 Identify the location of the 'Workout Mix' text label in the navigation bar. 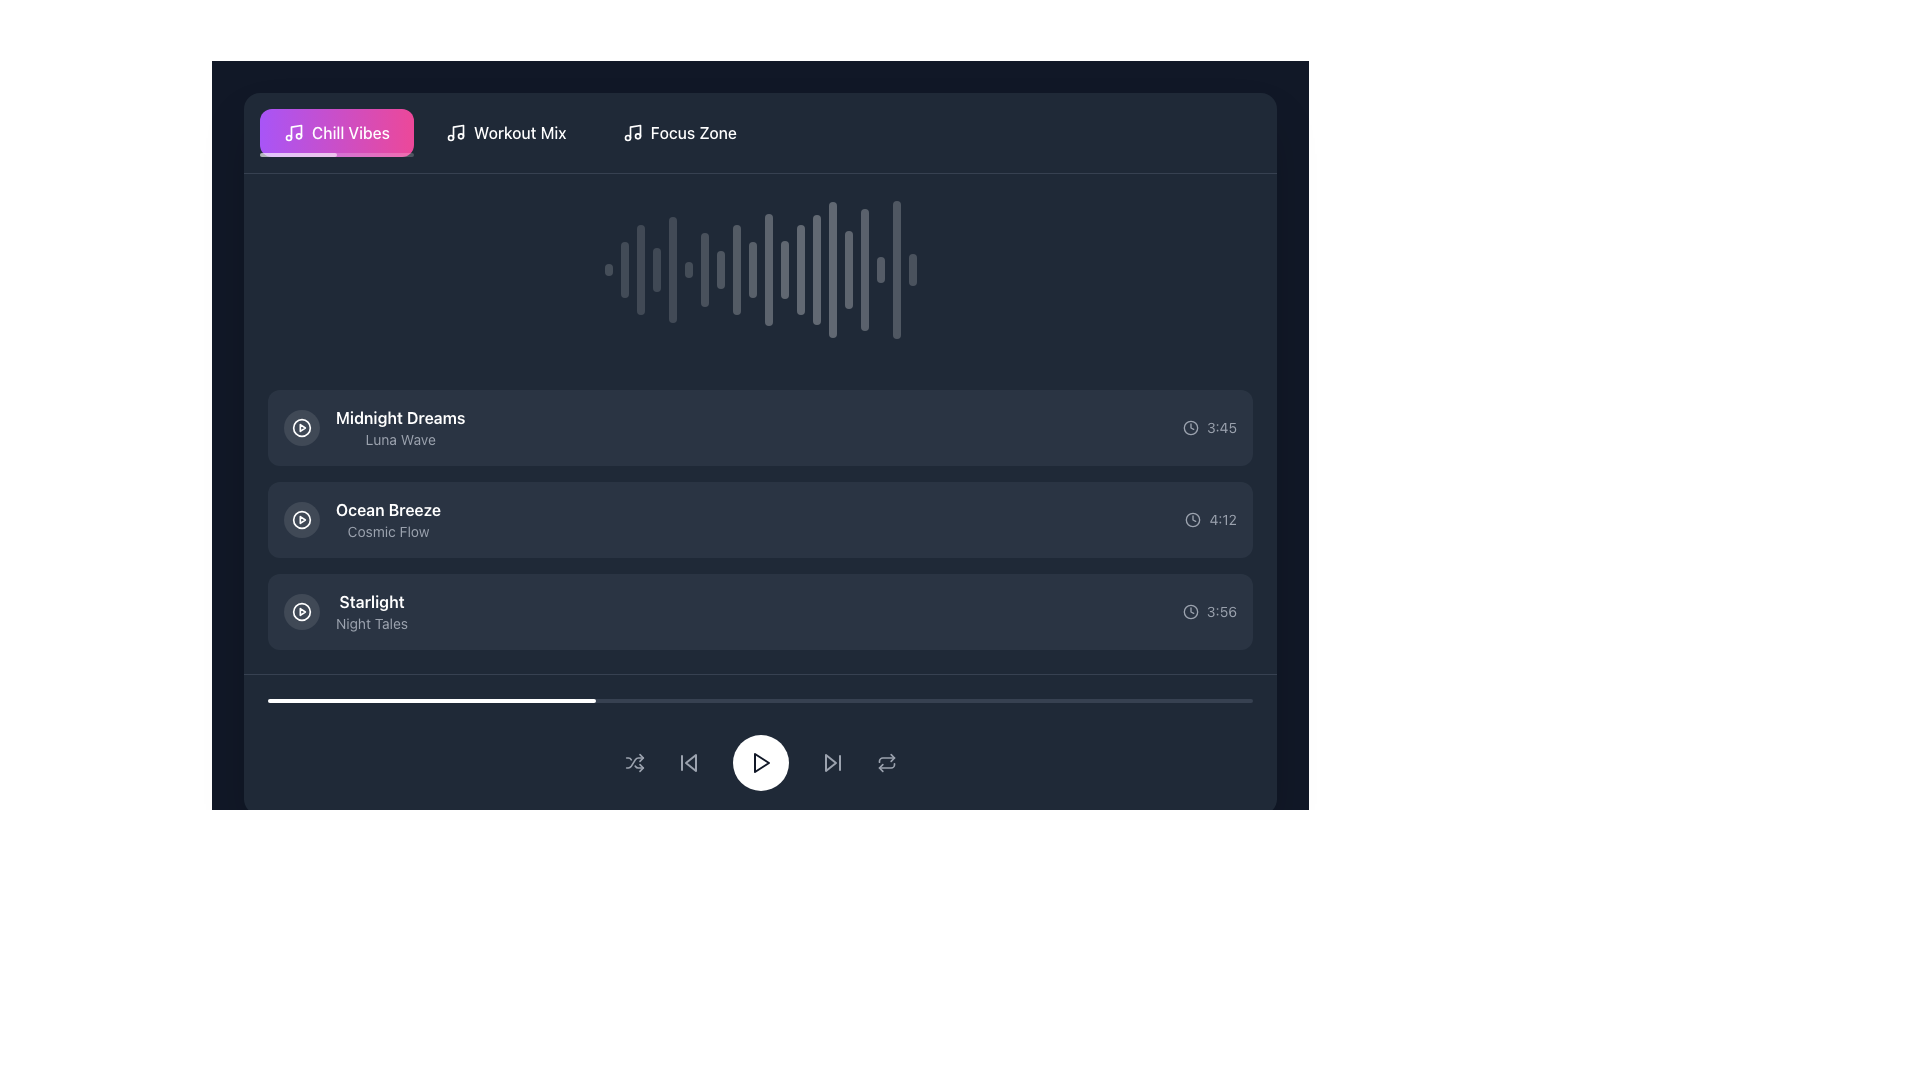
(519, 132).